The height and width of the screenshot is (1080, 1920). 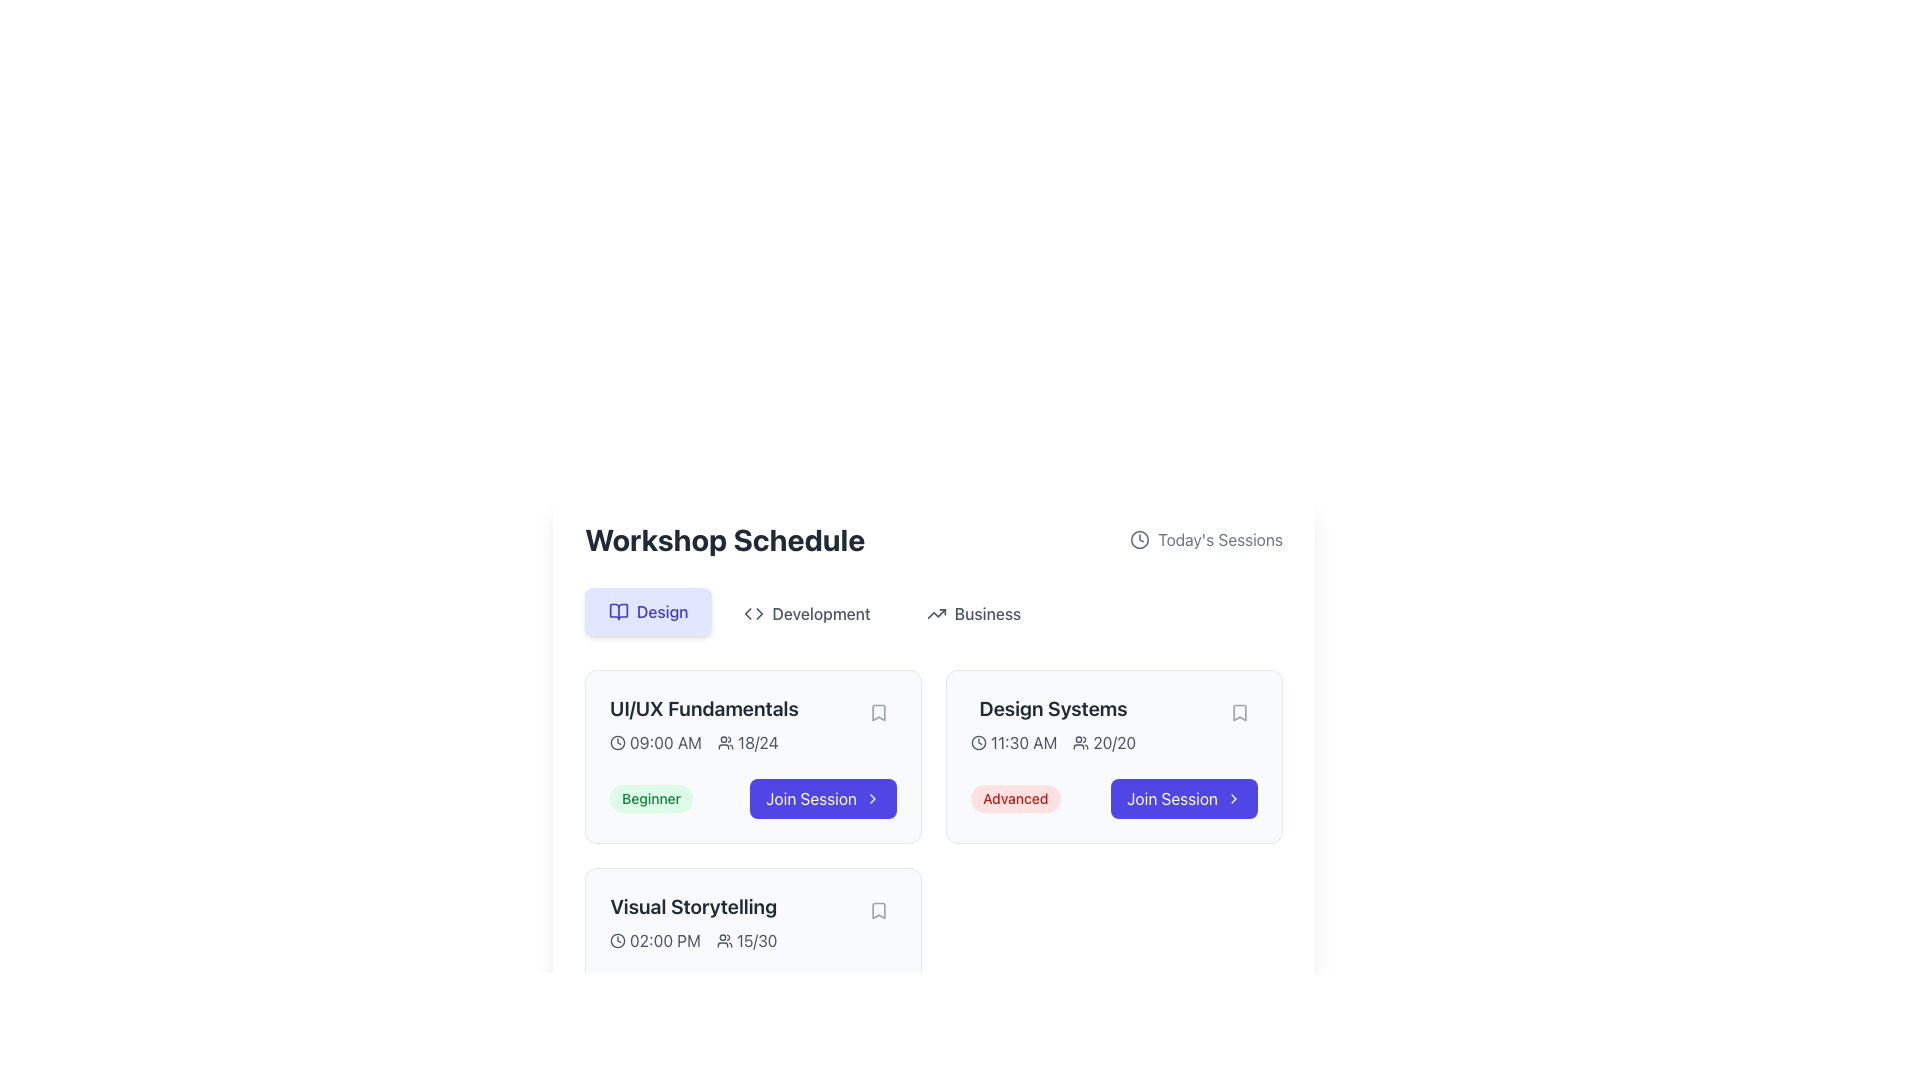 I want to click on the informational card that displays details for the UI/UX Fundamentals session, located in the top-left section of the workshop schedule under the 'Design' tab, so click(x=752, y=725).